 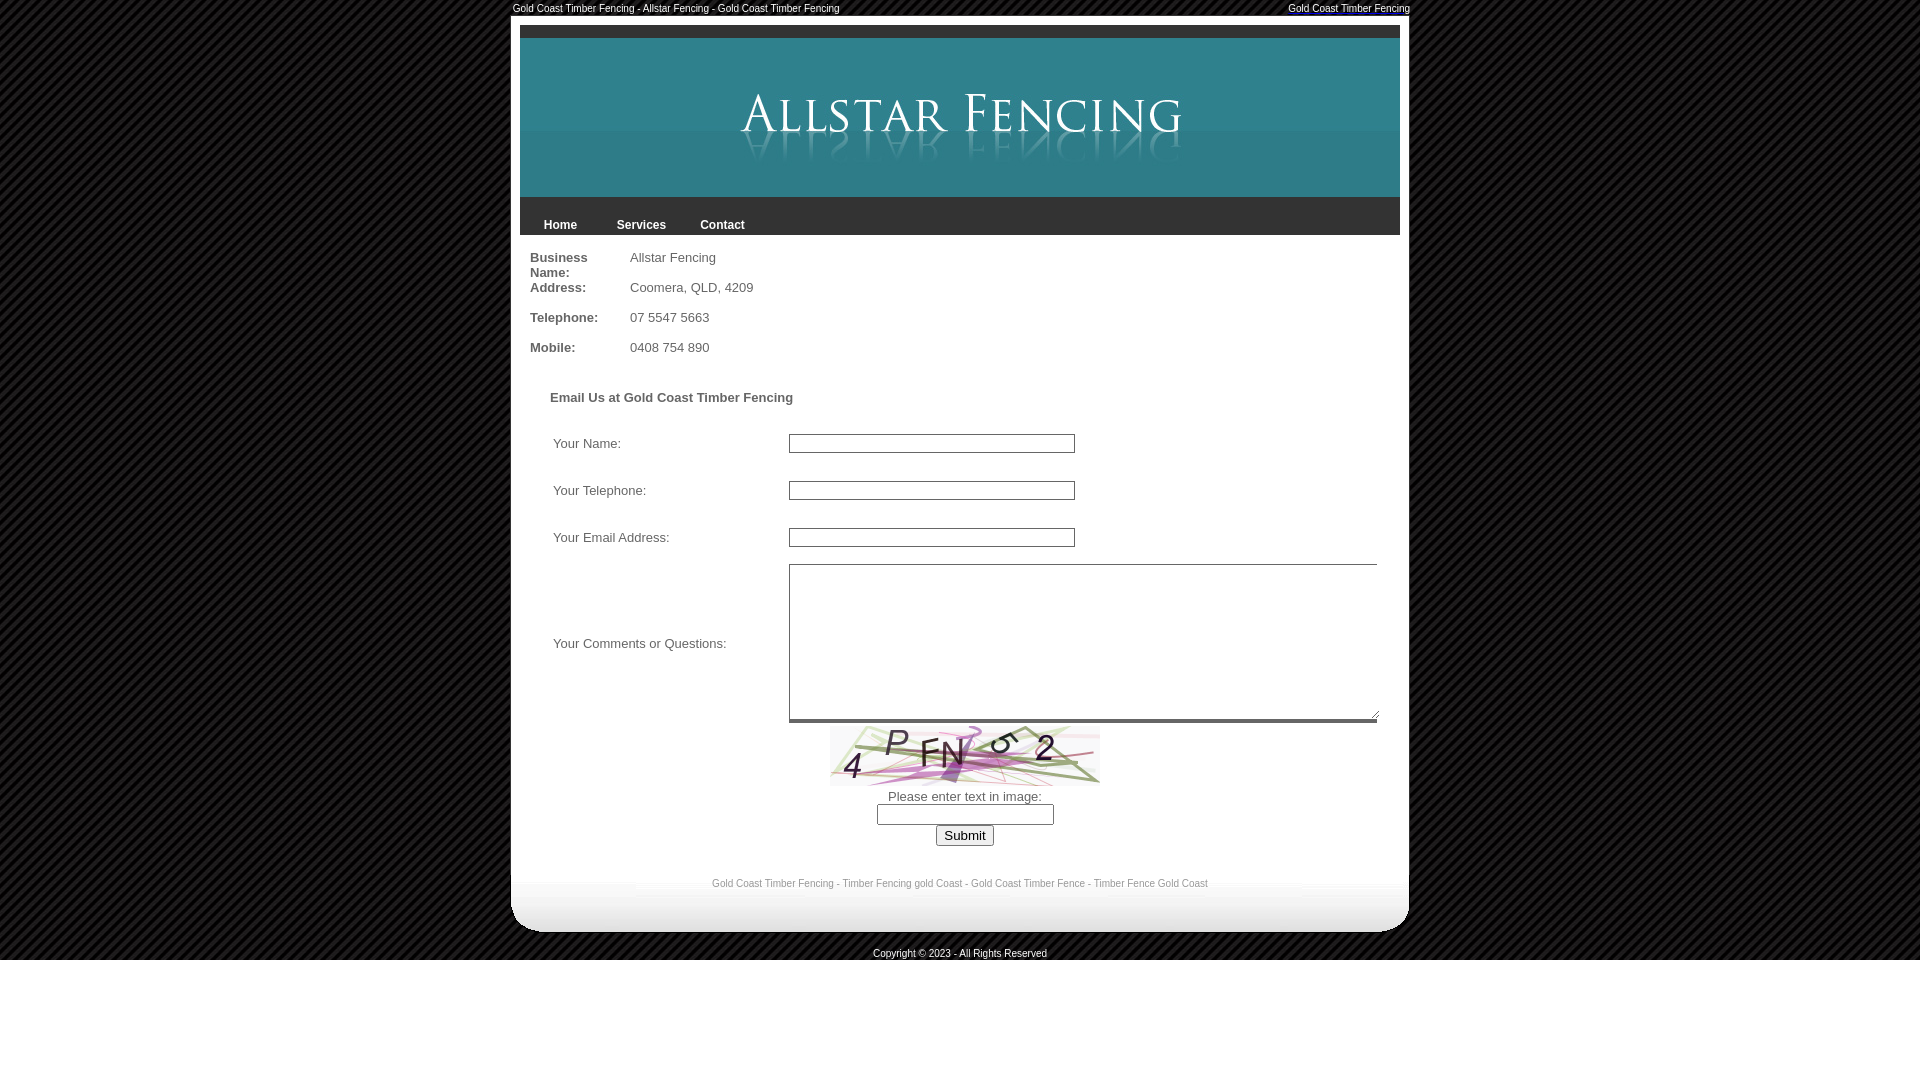 I want to click on 'Home', so click(x=560, y=224).